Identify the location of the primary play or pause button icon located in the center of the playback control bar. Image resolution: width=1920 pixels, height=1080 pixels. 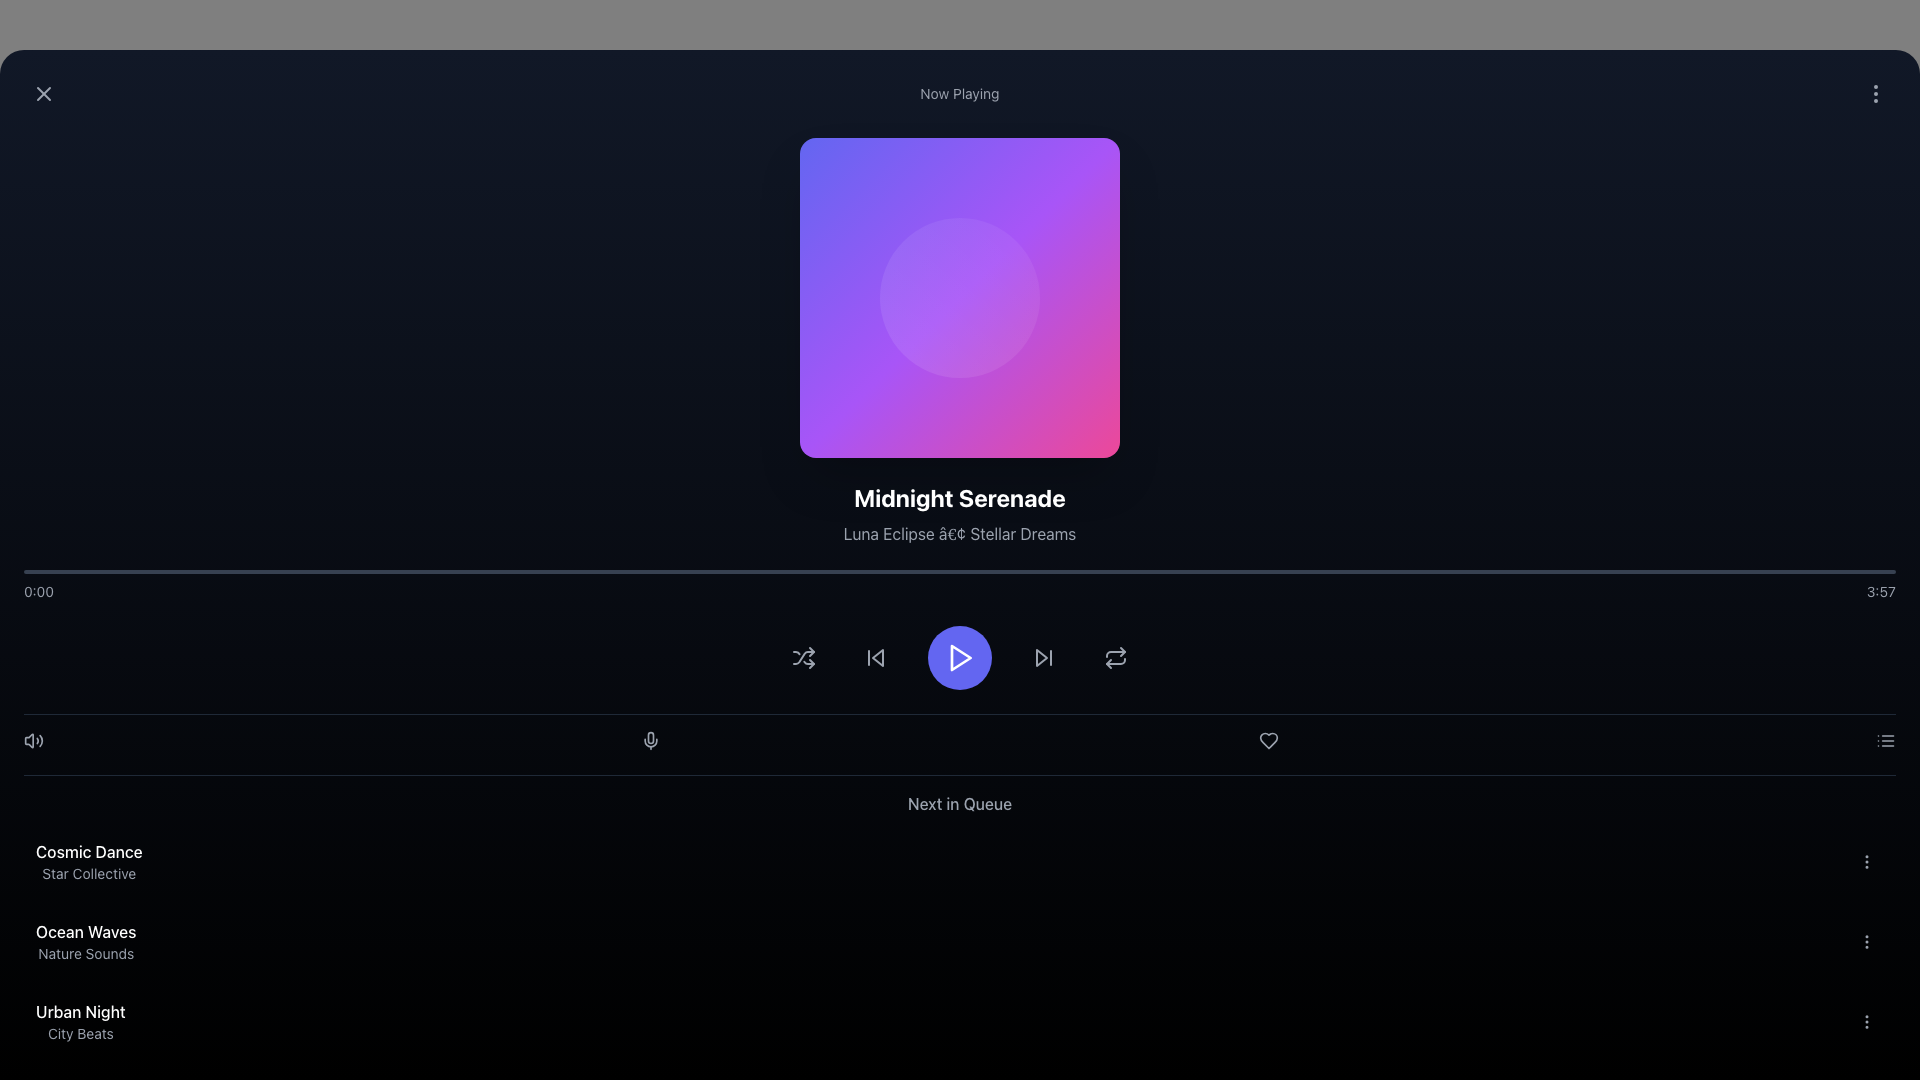
(961, 658).